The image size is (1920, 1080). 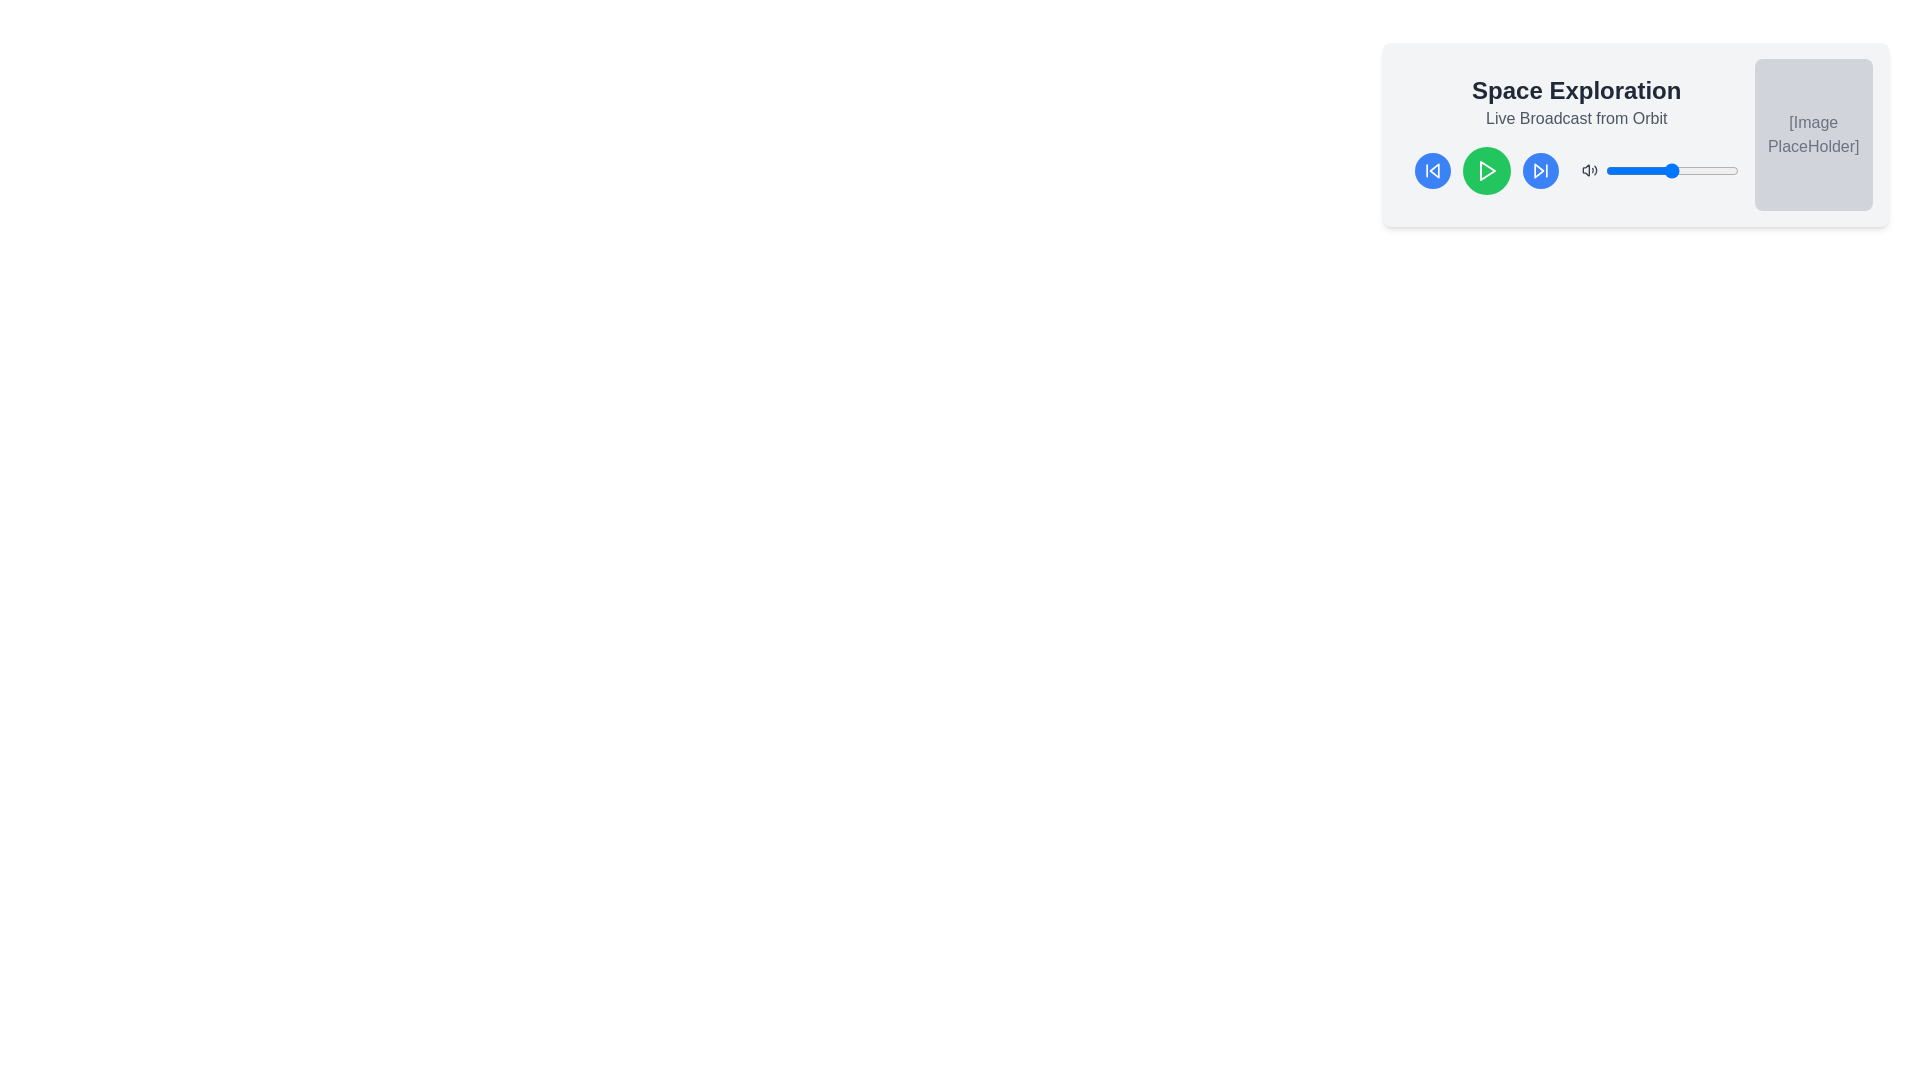 What do you see at coordinates (1635, 169) in the screenshot?
I see `slider value` at bounding box center [1635, 169].